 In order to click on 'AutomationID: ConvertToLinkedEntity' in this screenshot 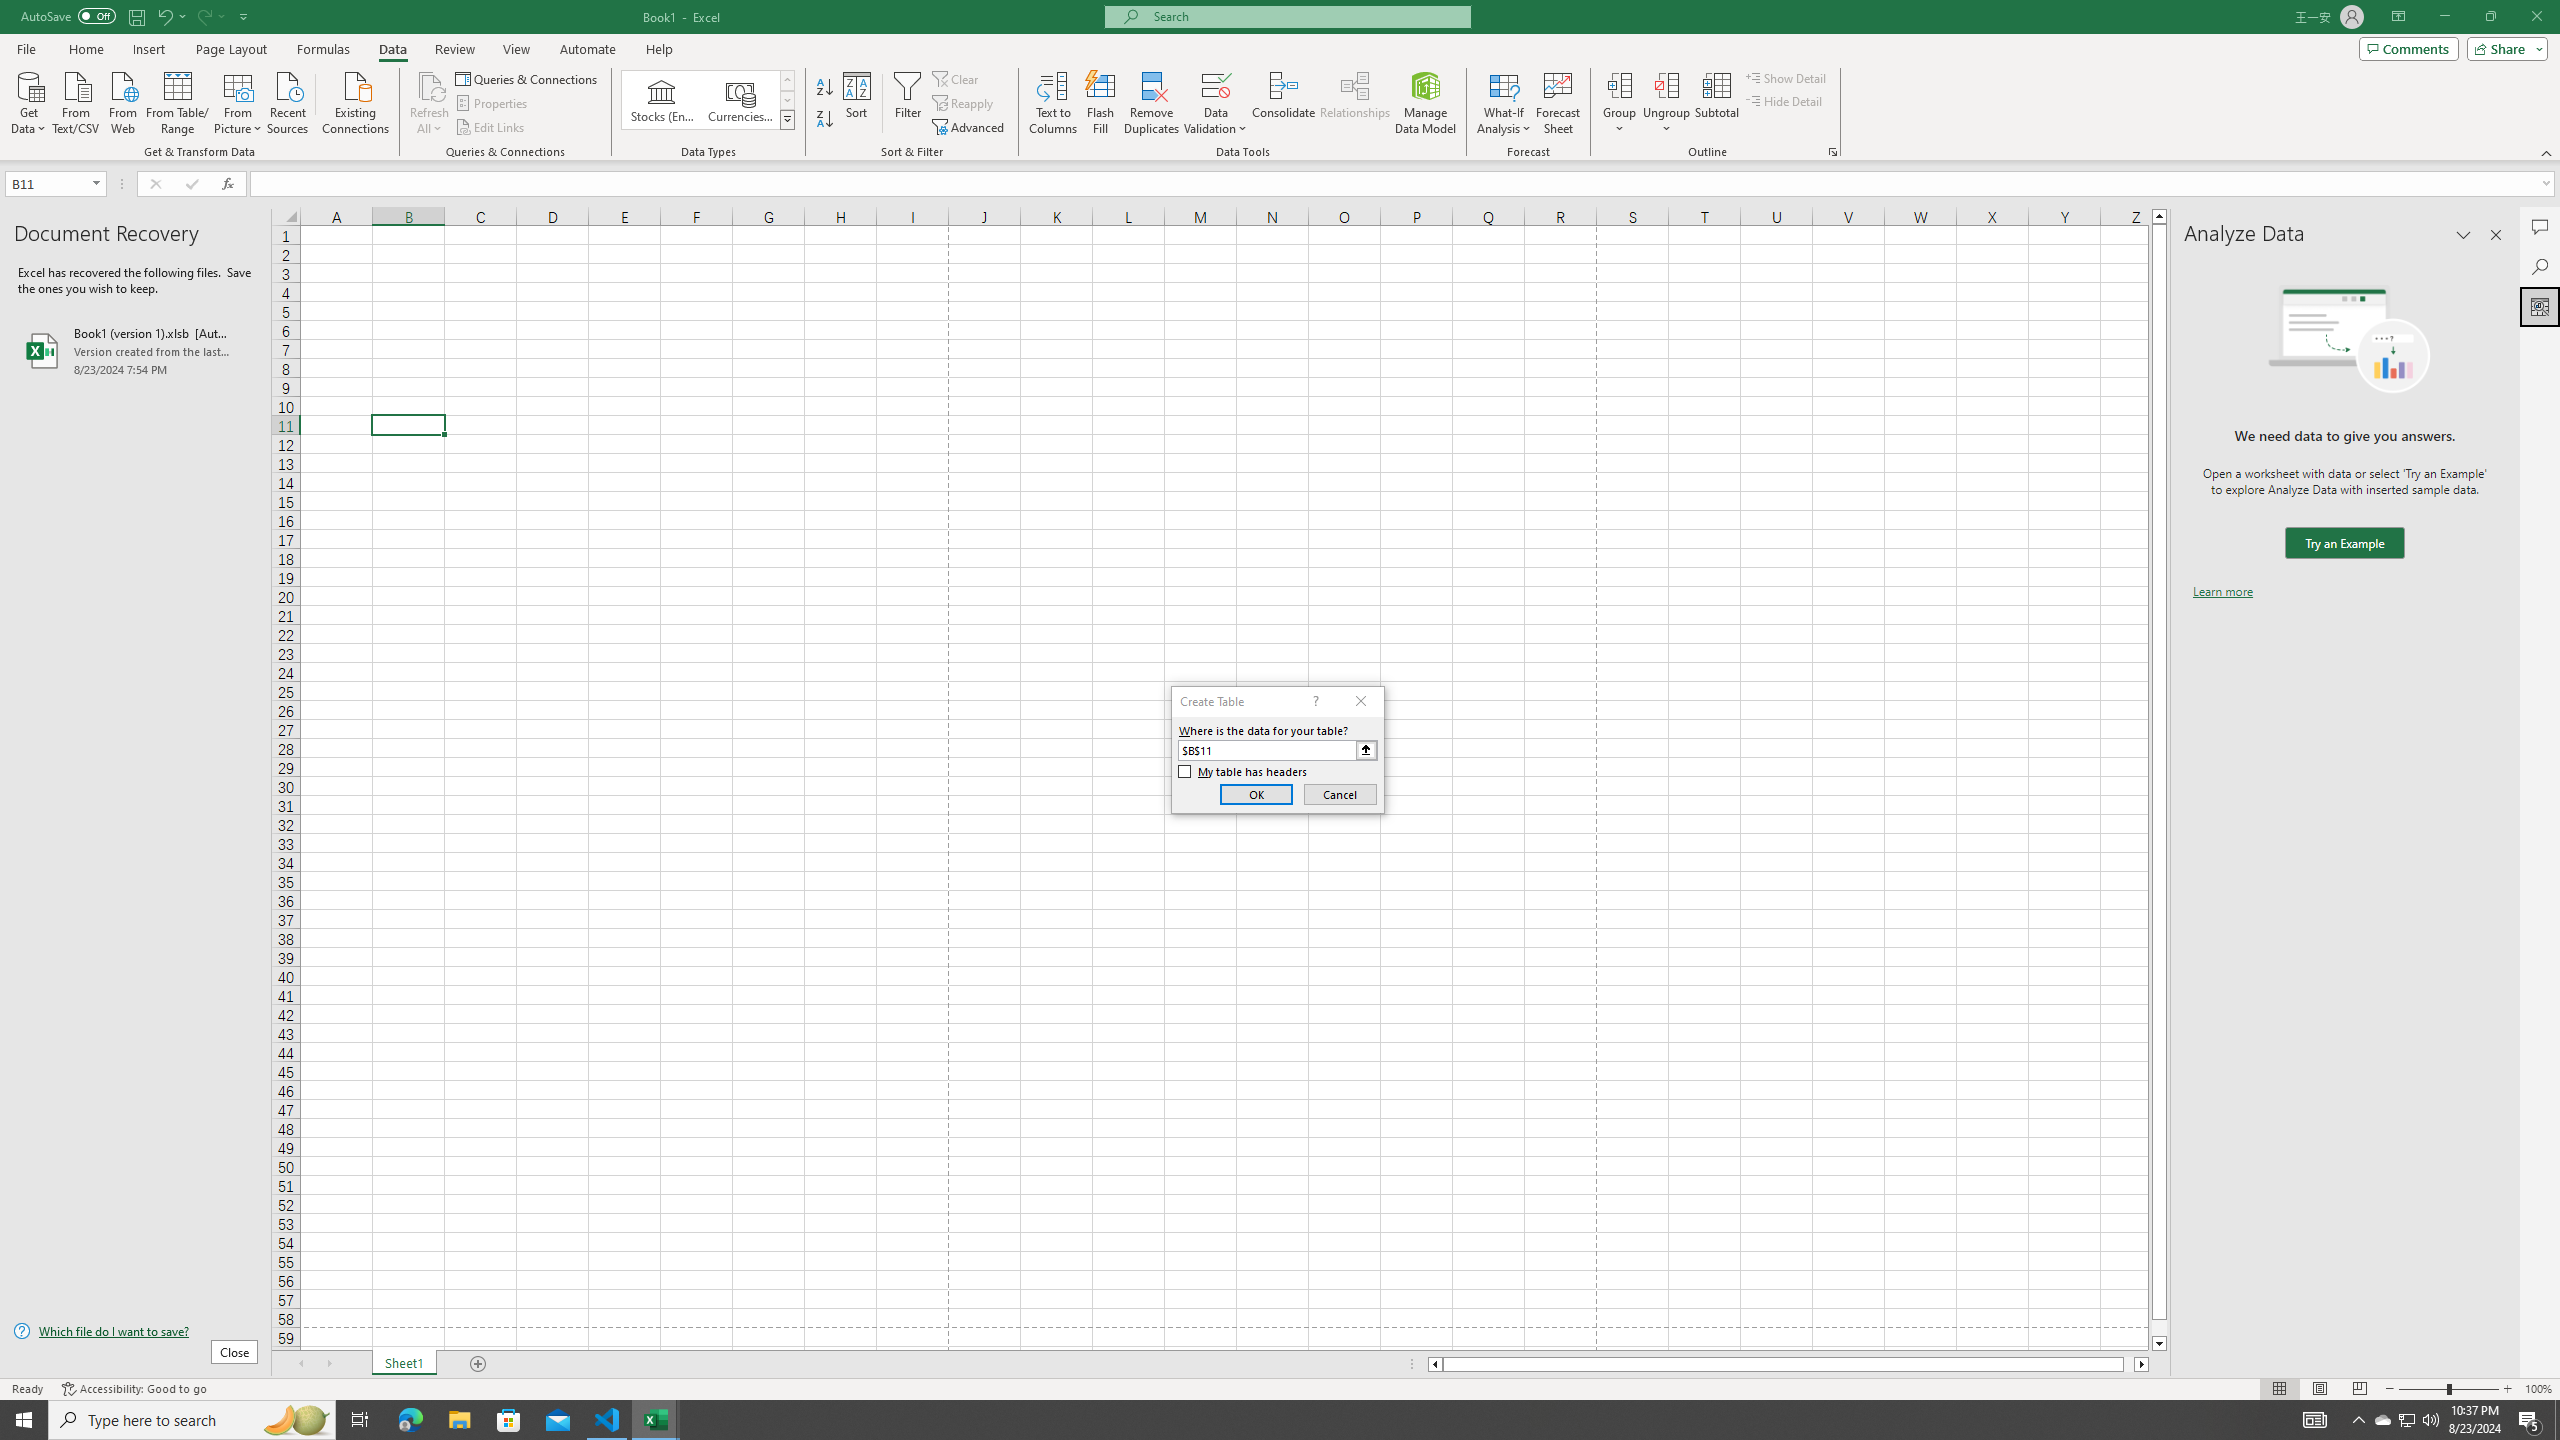, I will do `click(709, 99)`.